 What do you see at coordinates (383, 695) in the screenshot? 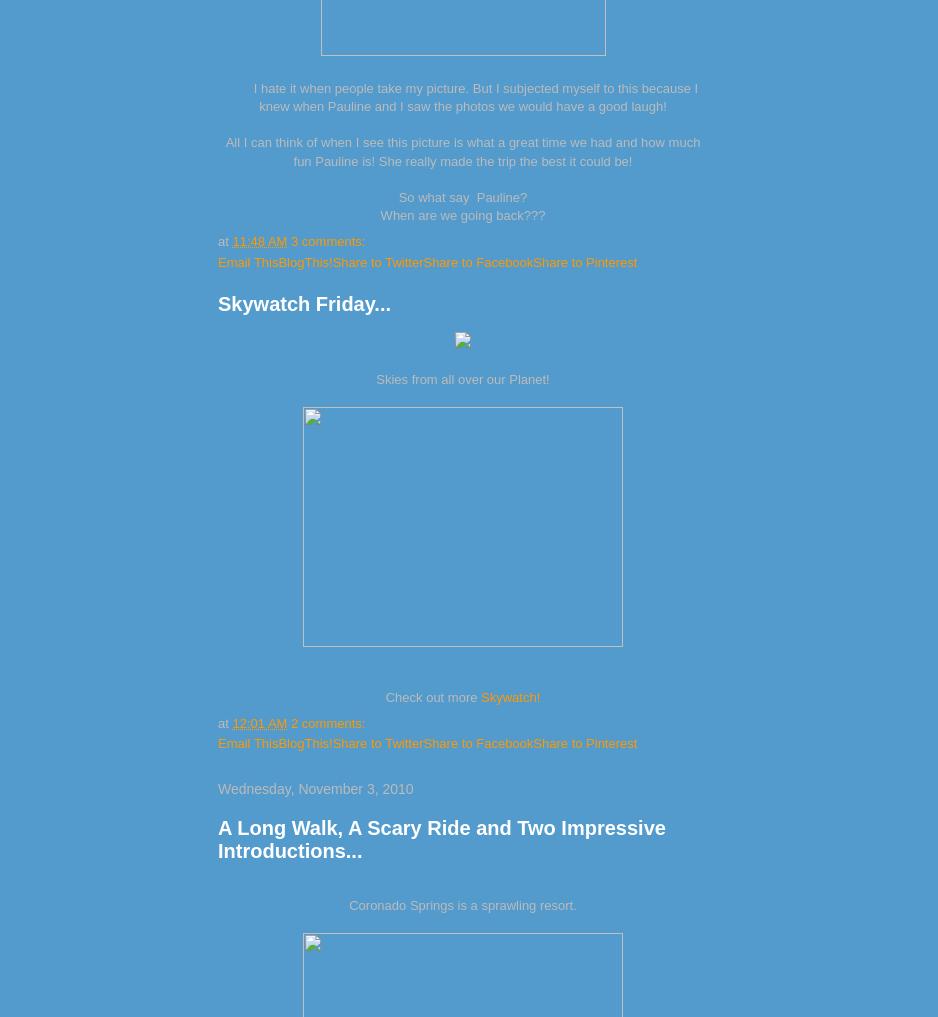
I see `'Check out more'` at bounding box center [383, 695].